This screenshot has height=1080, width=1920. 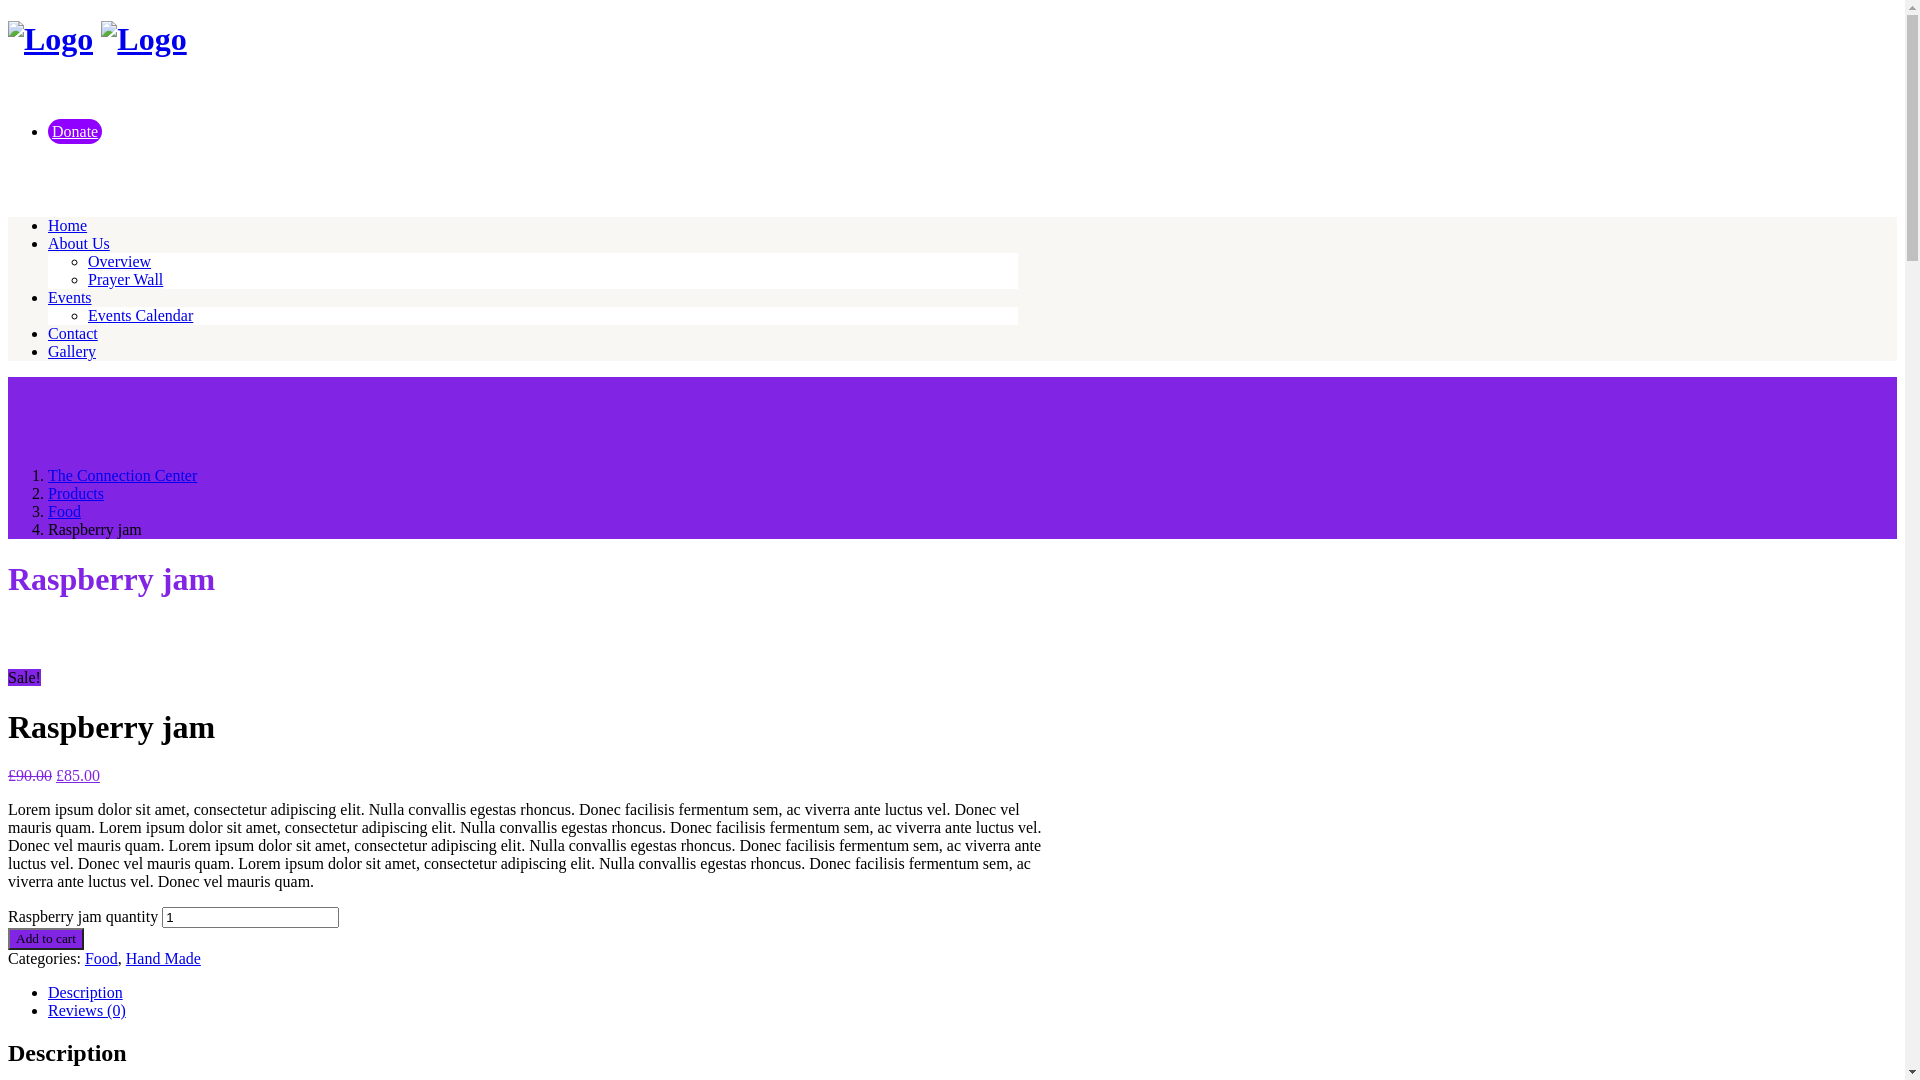 I want to click on 'Description', so click(x=84, y=992).